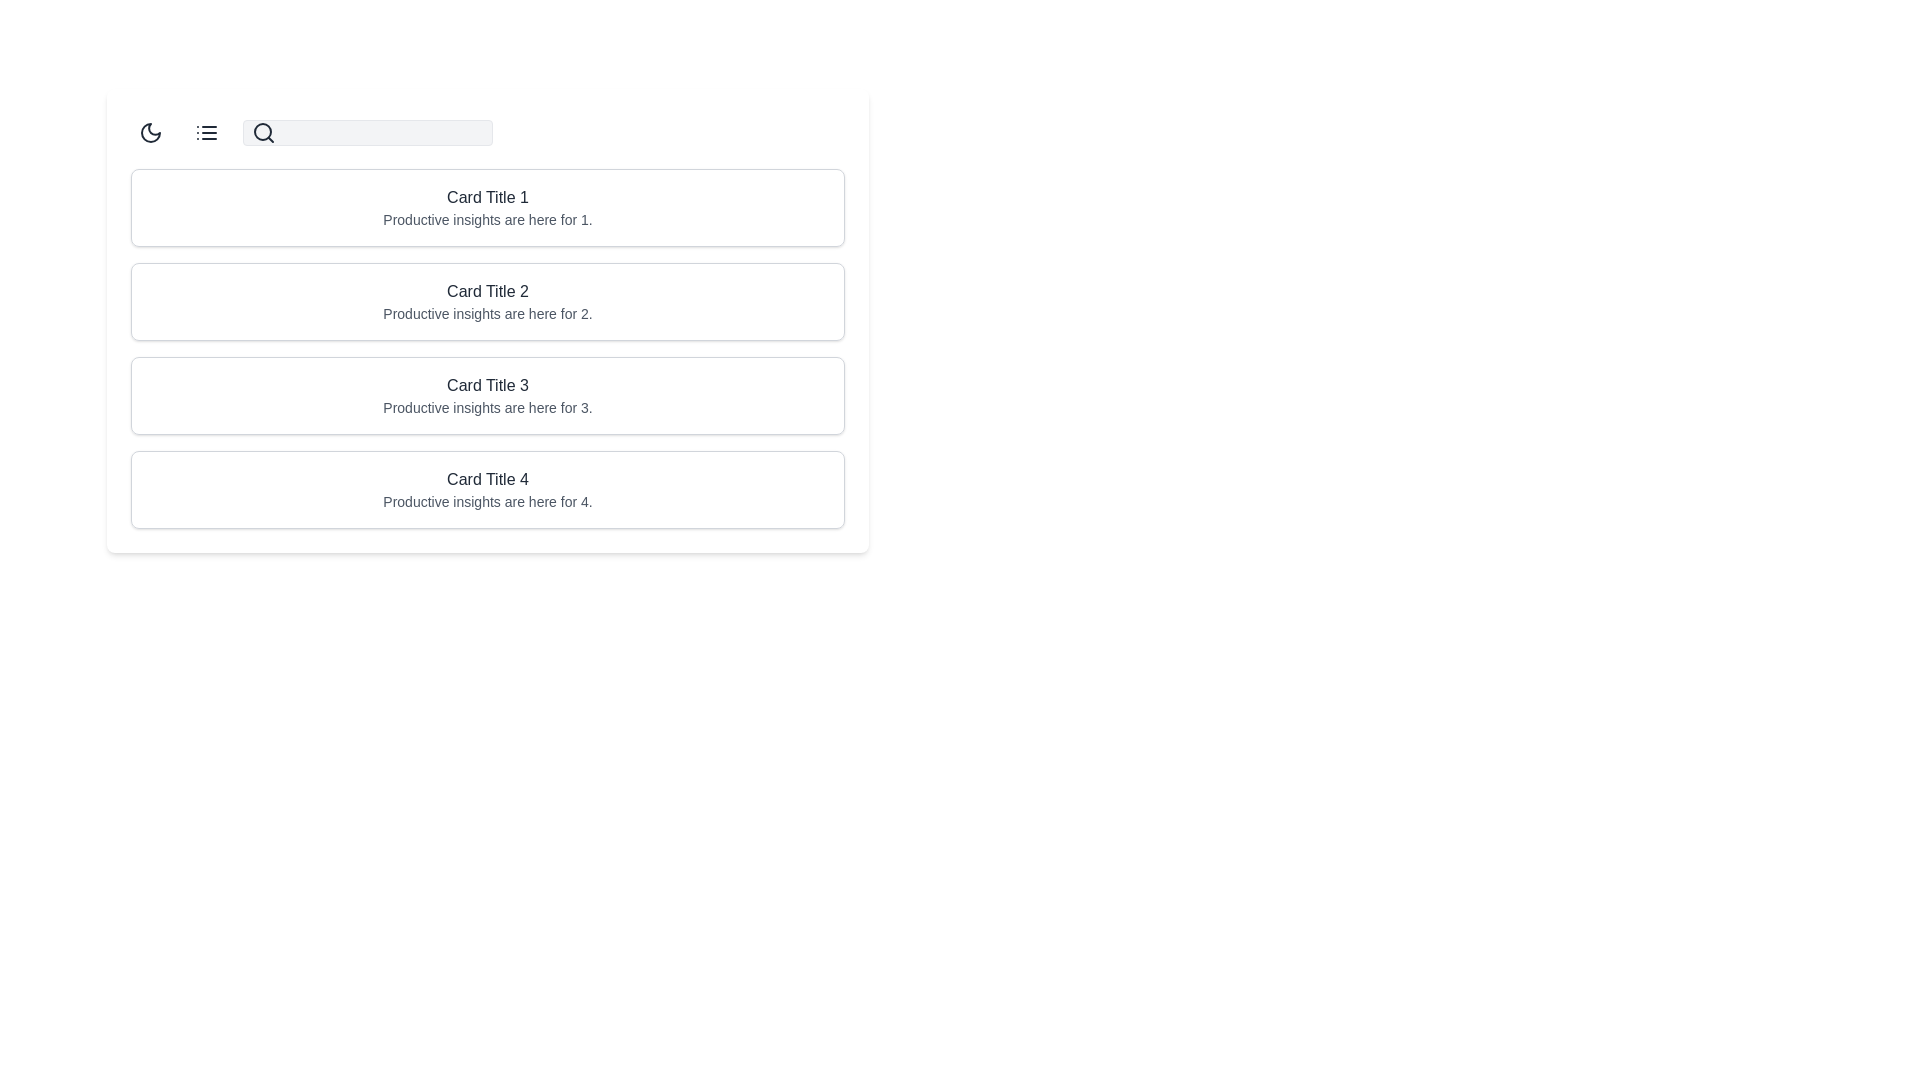  I want to click on the first card component in the vertically stacked grid, which is centrally placed and spans the full width of the grid, so click(488, 208).